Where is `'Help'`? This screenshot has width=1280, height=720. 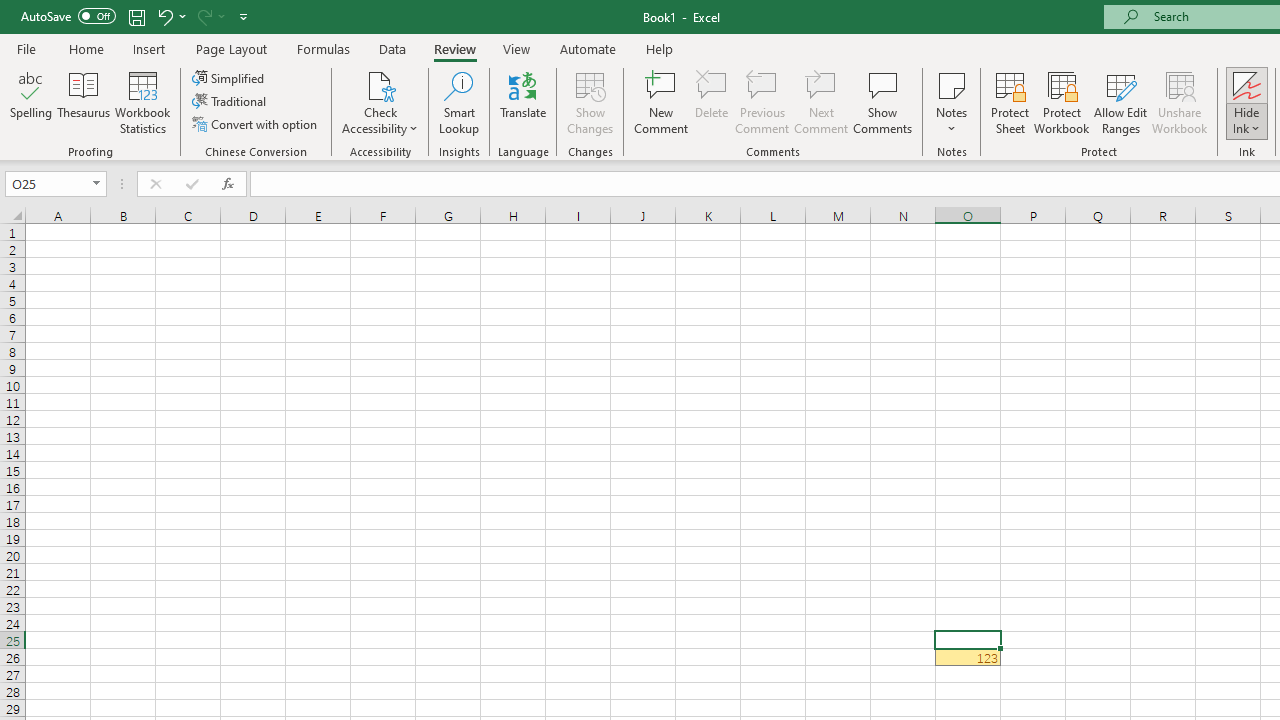
'Help' is located at coordinates (660, 48).